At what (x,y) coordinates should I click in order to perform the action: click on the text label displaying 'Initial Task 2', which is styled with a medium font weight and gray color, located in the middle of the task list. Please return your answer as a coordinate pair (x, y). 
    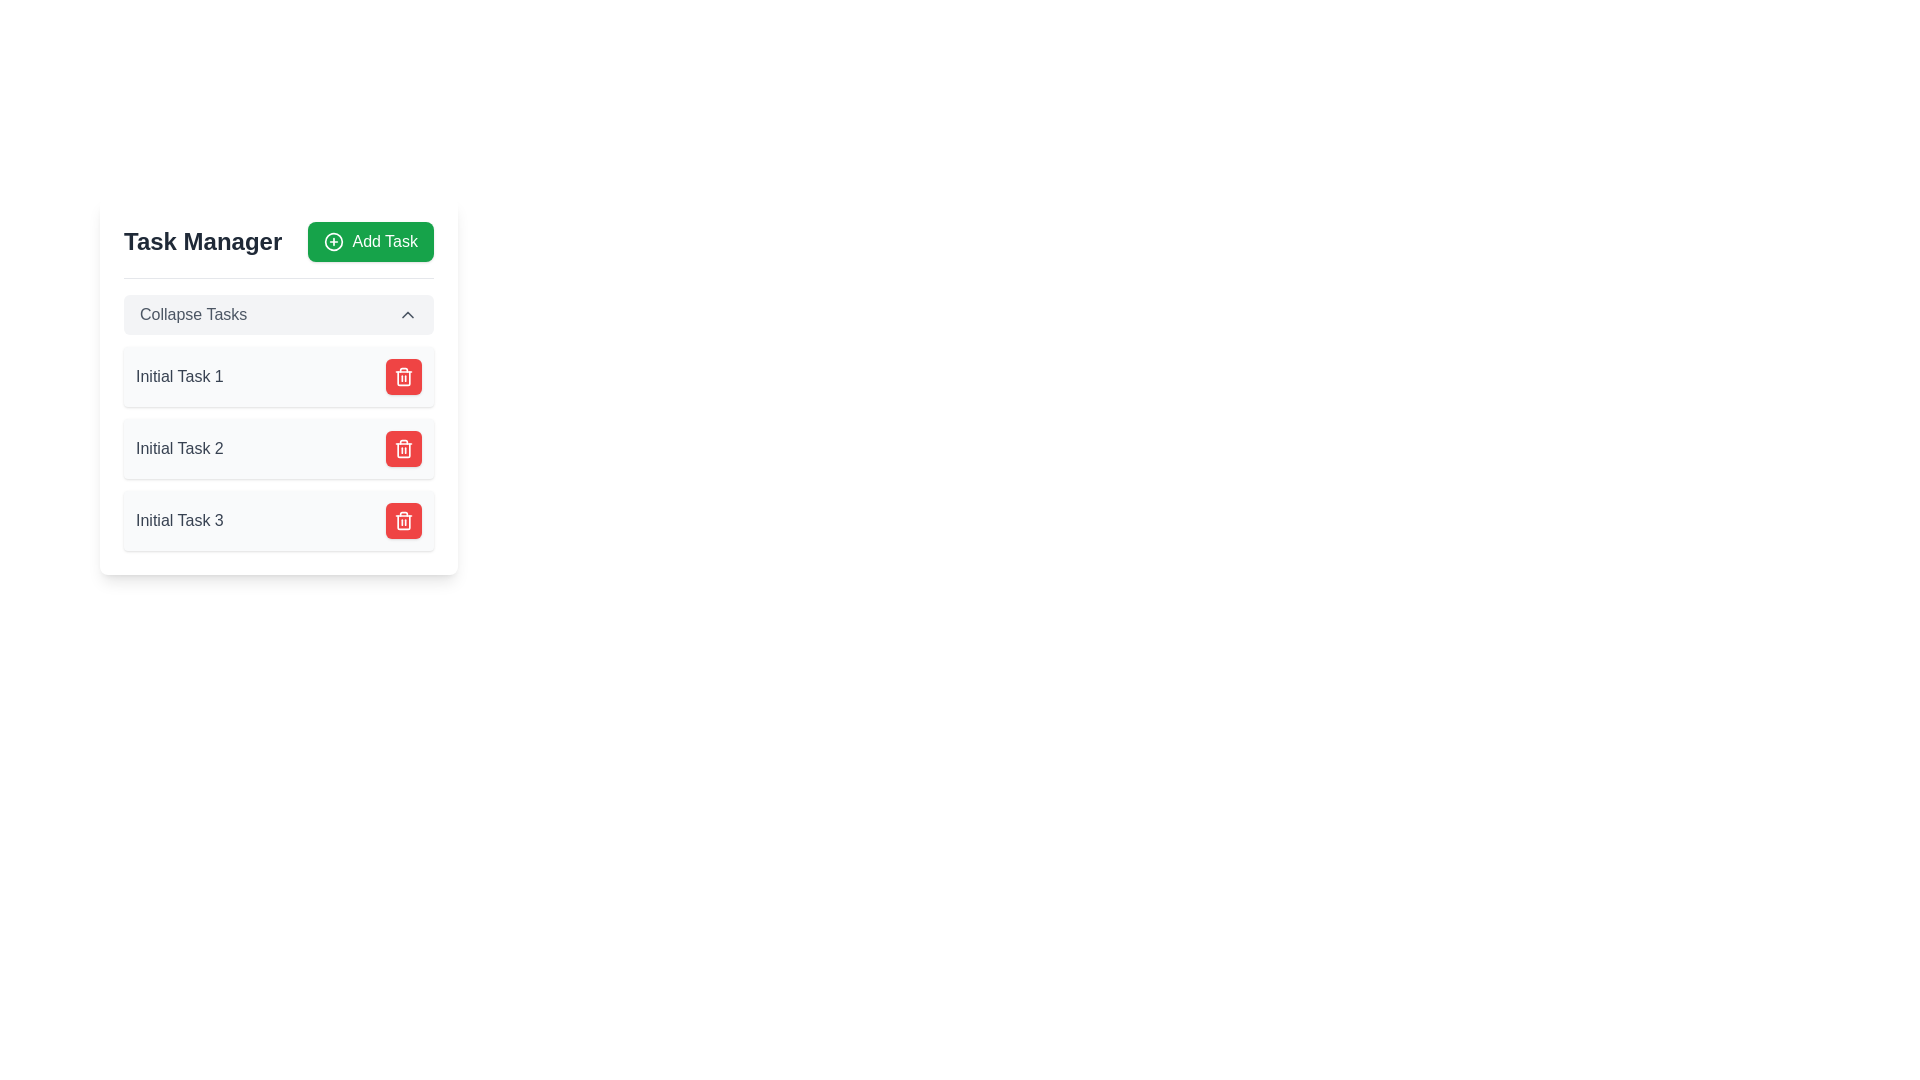
    Looking at the image, I should click on (179, 447).